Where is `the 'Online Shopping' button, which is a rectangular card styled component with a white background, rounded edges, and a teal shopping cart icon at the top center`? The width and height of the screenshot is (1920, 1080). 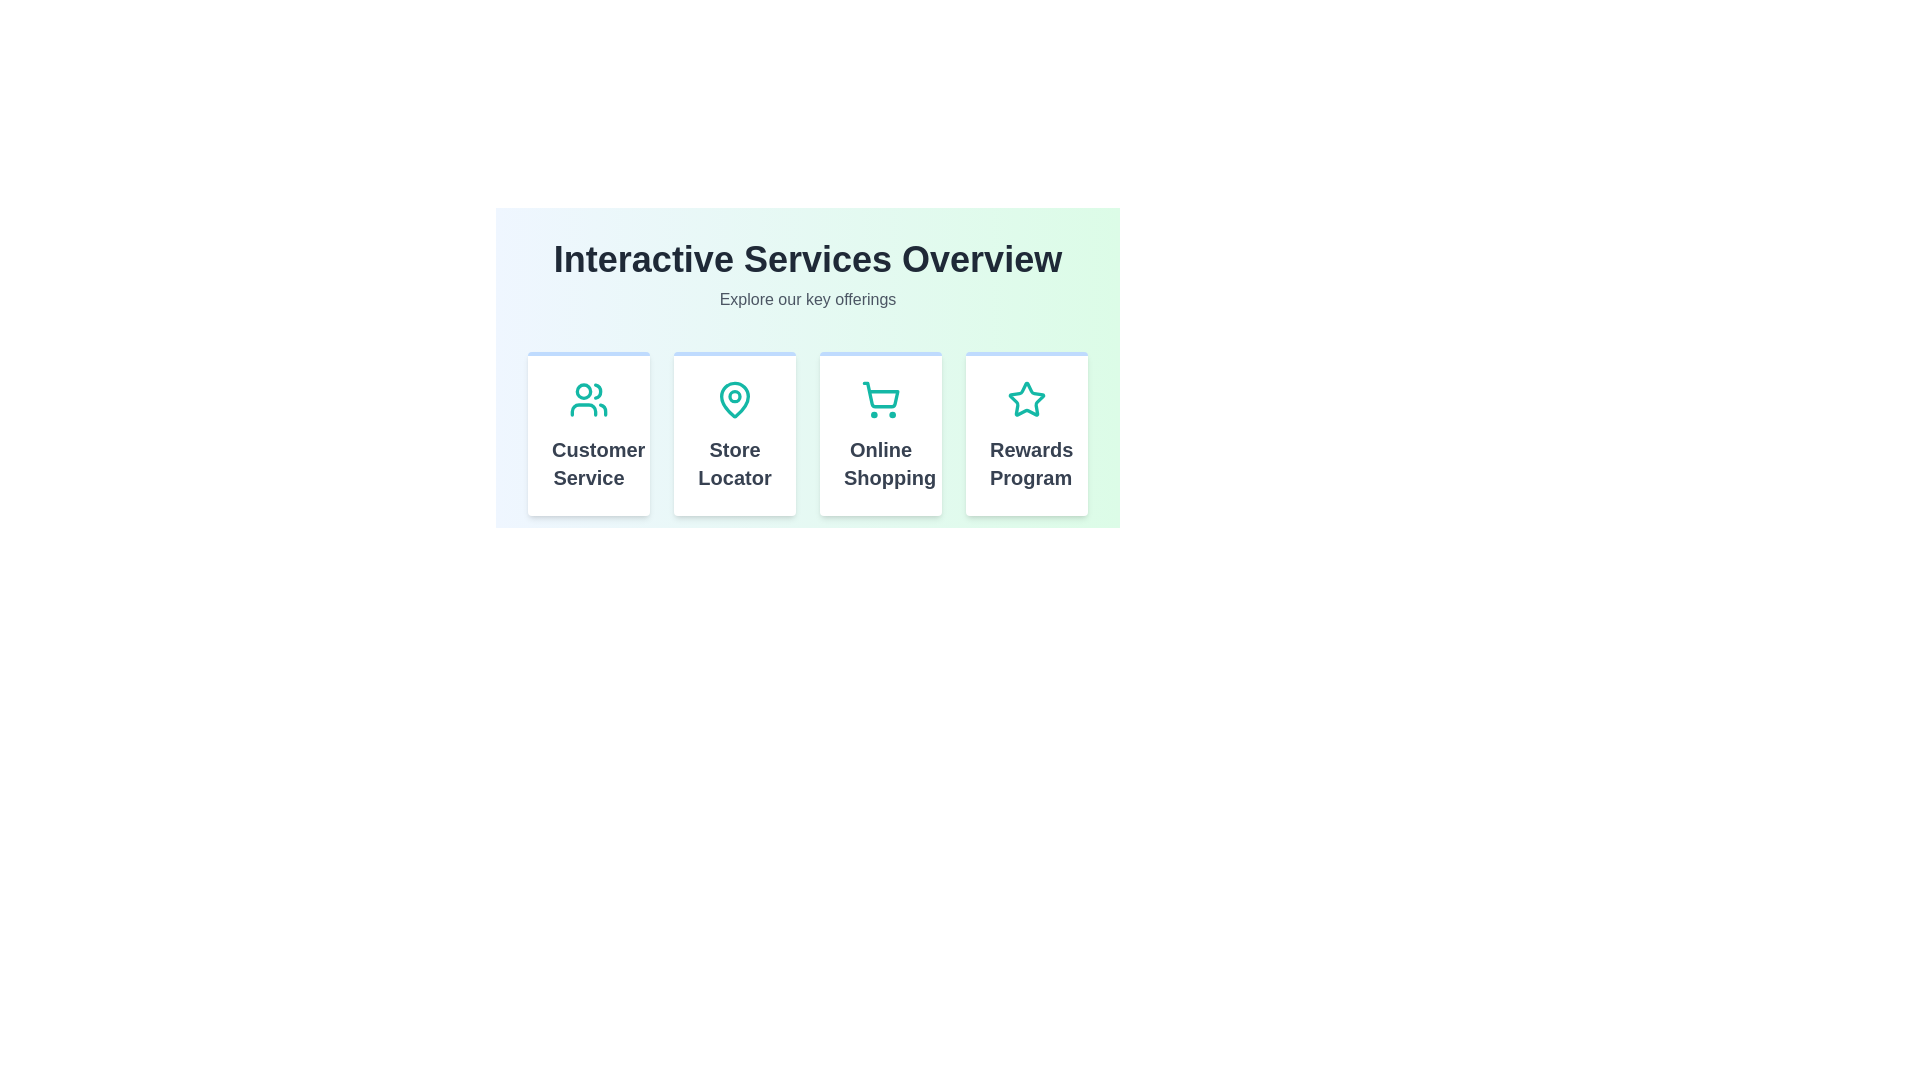 the 'Online Shopping' button, which is a rectangular card styled component with a white background, rounded edges, and a teal shopping cart icon at the top center is located at coordinates (880, 433).